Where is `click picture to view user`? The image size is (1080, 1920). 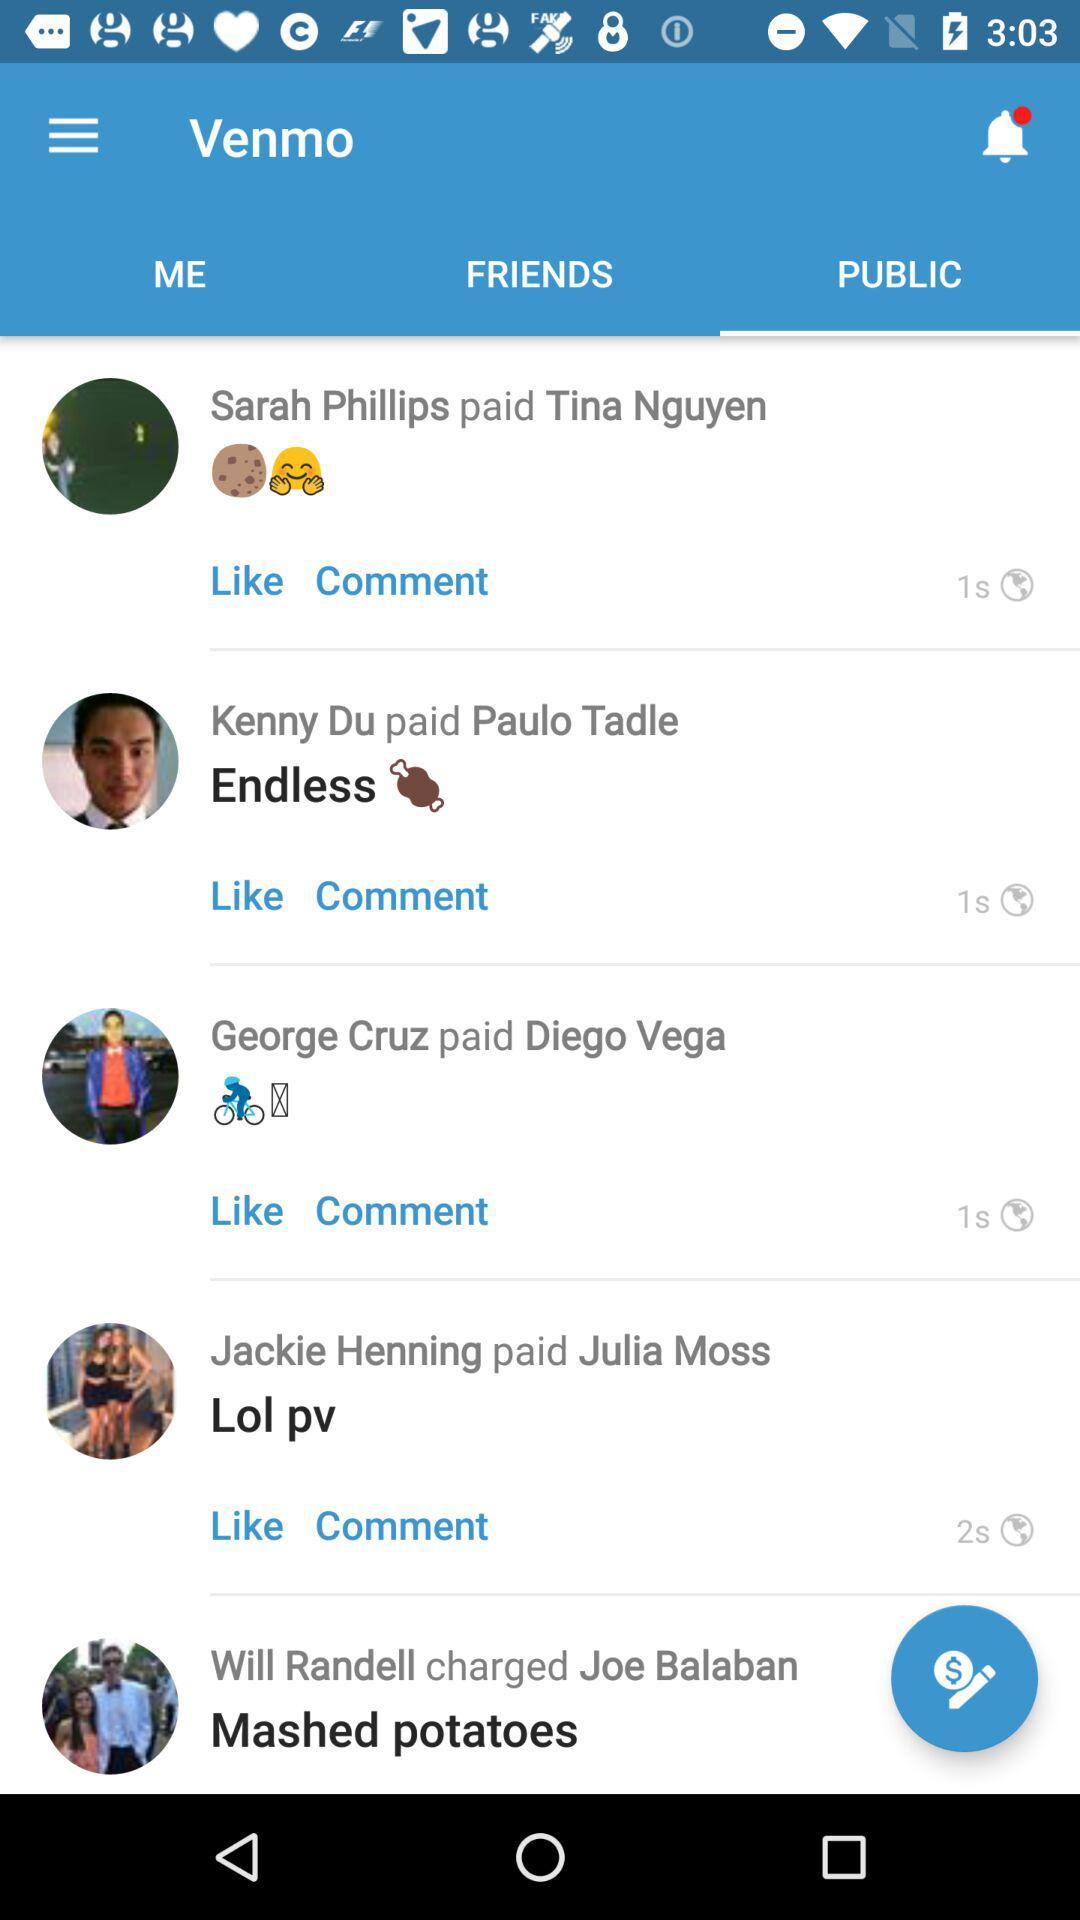
click picture to view user is located at coordinates (110, 760).